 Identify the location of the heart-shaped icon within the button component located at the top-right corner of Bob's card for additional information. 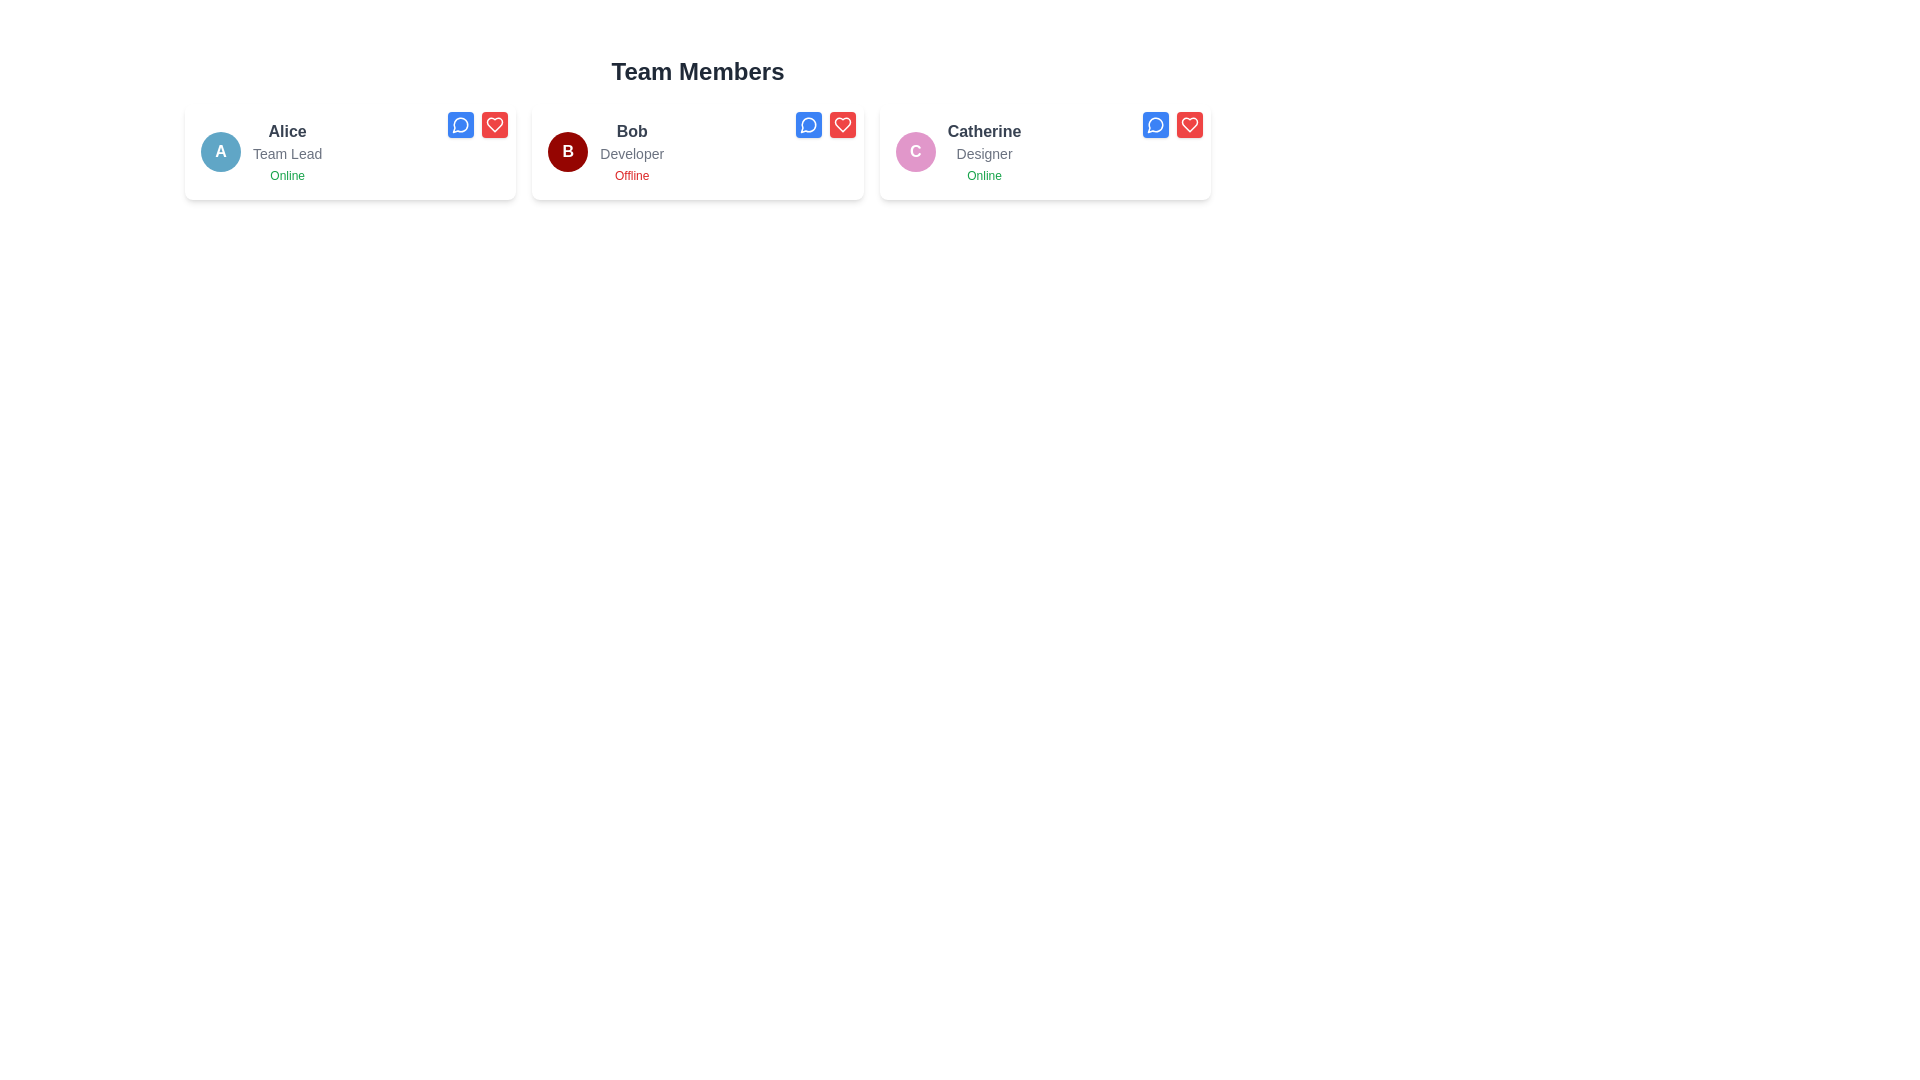
(842, 124).